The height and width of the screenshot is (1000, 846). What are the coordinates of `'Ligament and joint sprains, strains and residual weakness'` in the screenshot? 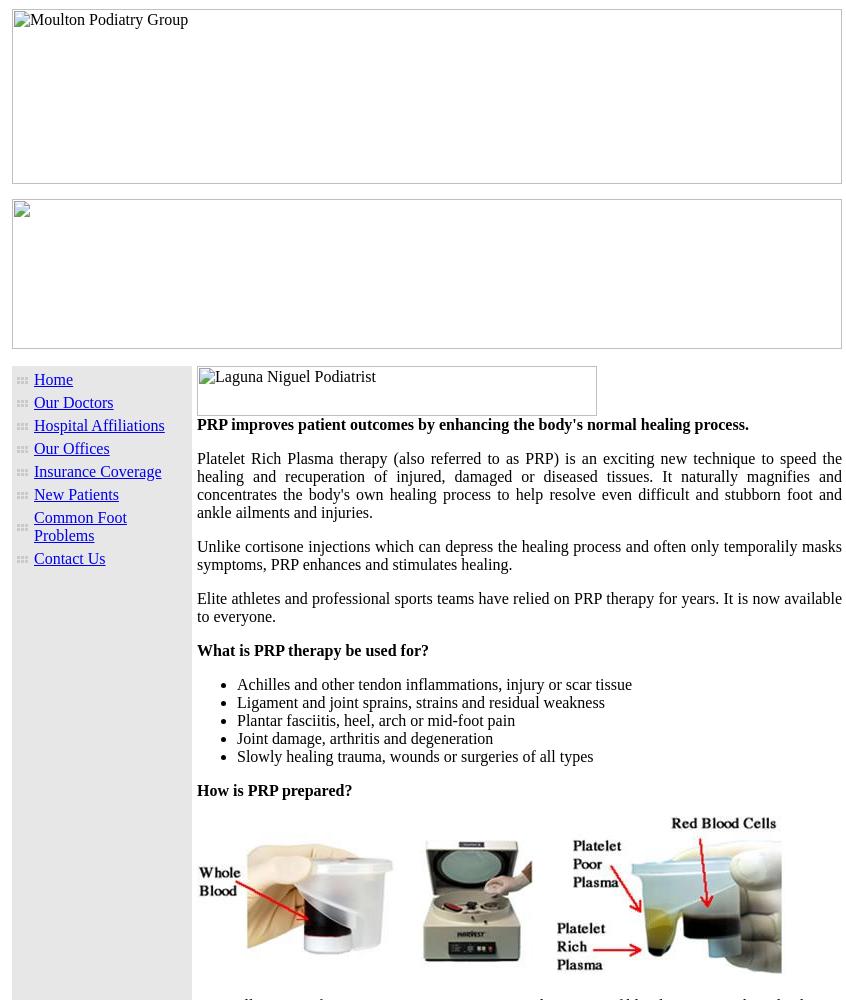 It's located at (420, 701).